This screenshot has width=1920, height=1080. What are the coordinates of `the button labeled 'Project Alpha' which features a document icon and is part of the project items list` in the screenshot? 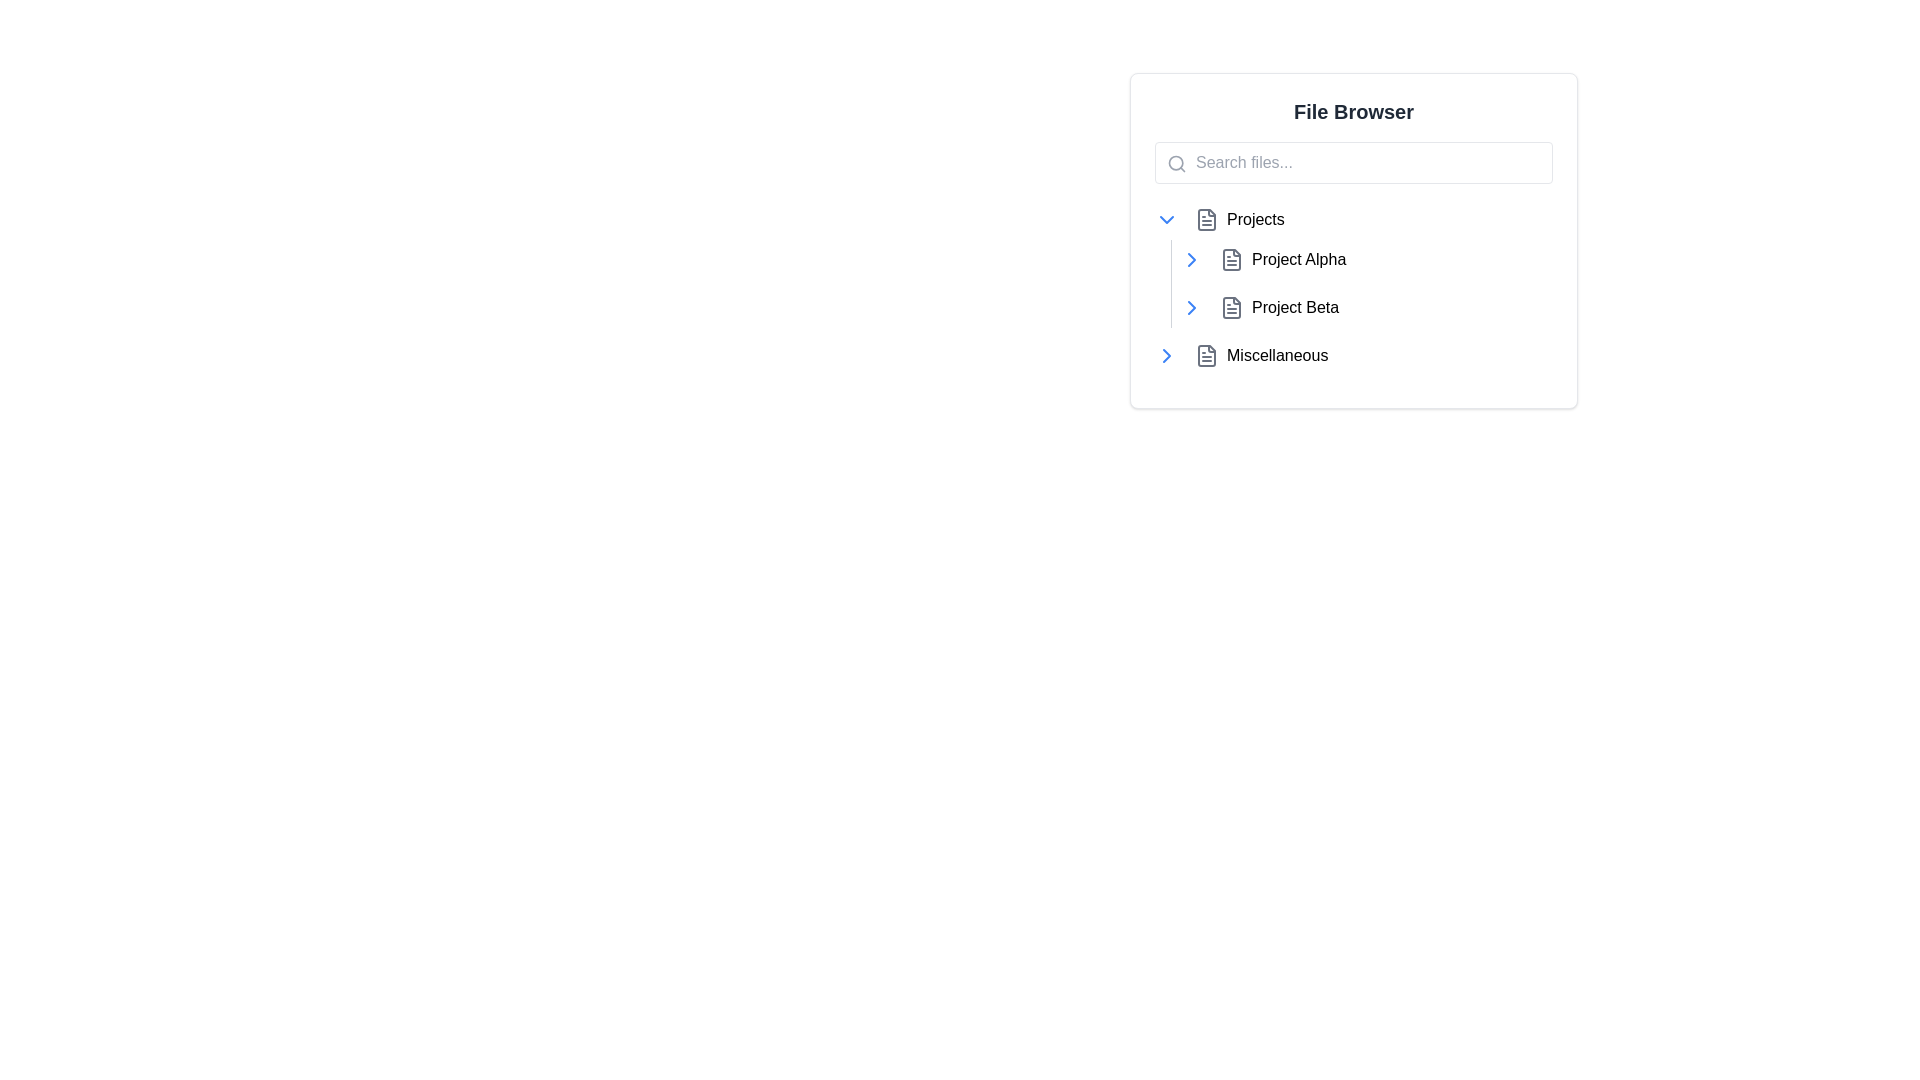 It's located at (1283, 258).